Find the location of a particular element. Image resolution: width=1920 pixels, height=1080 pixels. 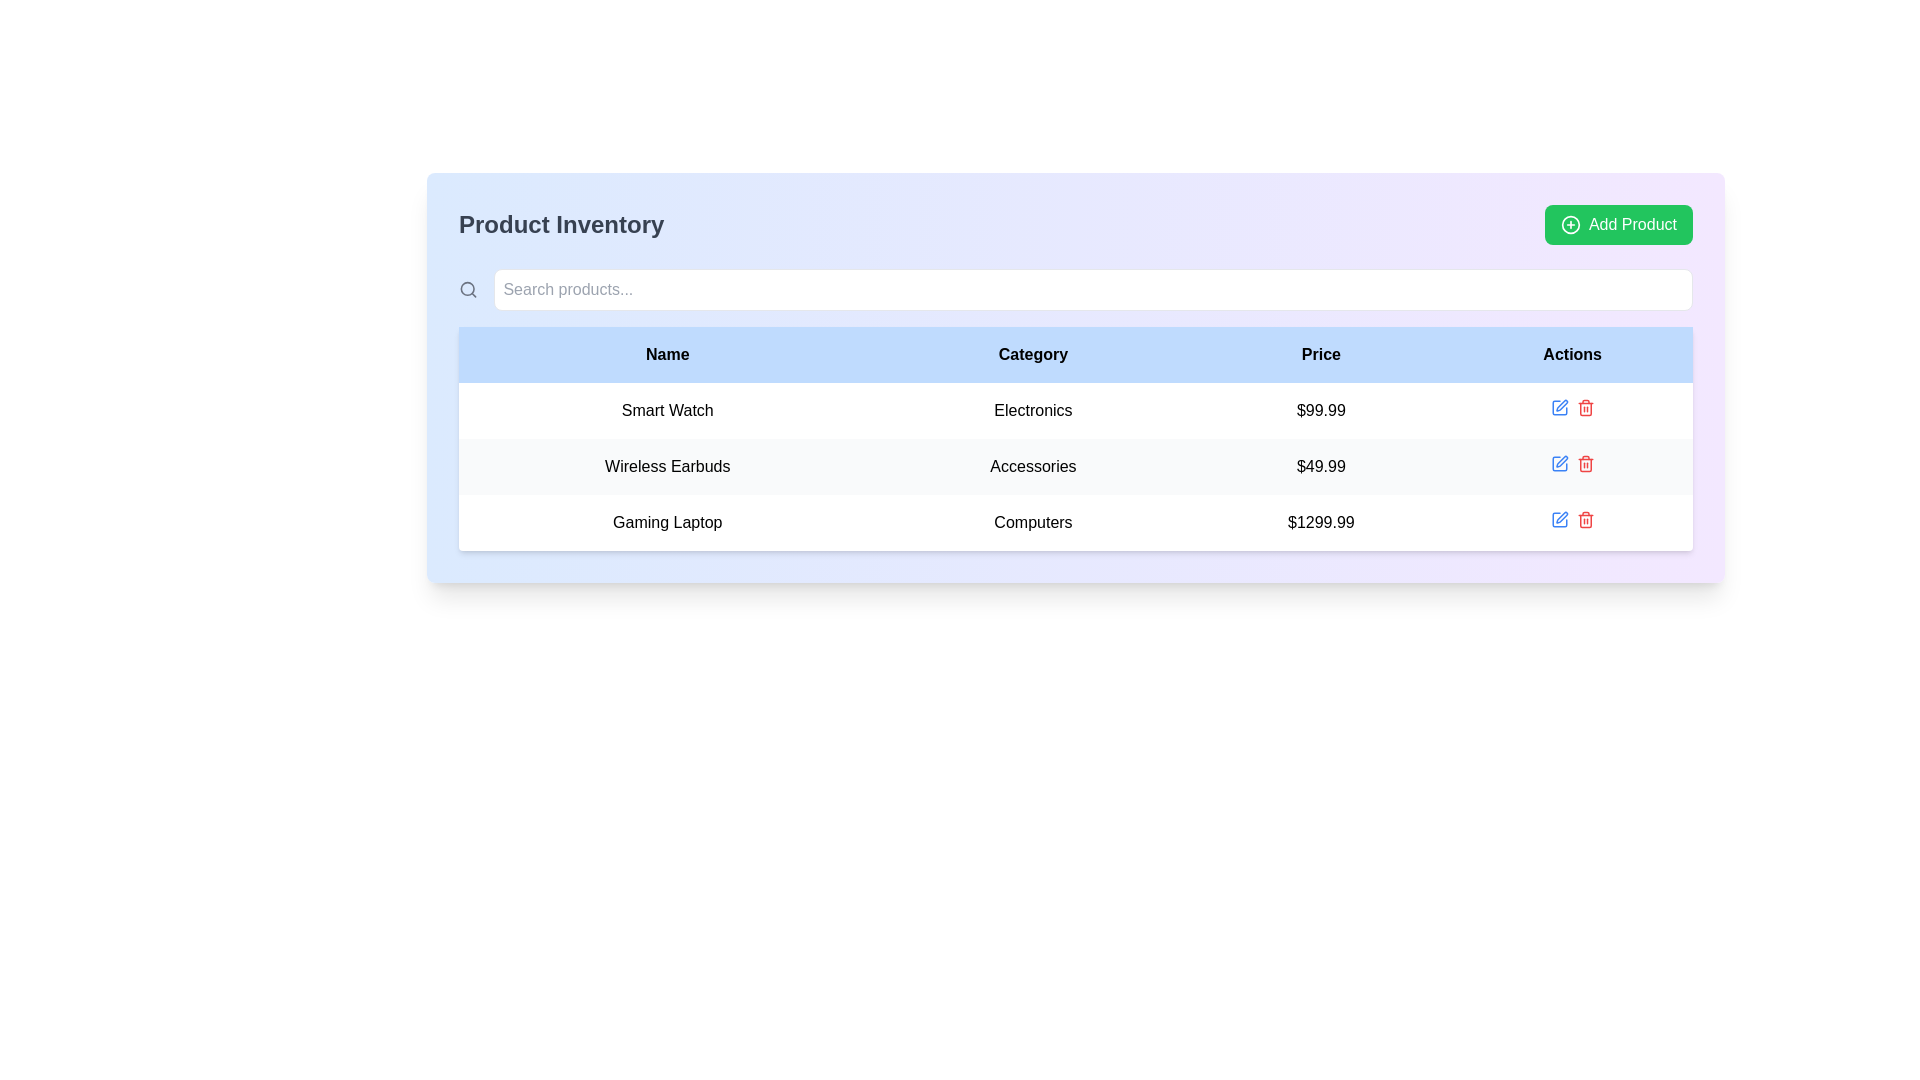

the 'Add Product' button which contains the SVG circle element that visually indicates the button's function for adding or creating items is located at coordinates (1569, 224).